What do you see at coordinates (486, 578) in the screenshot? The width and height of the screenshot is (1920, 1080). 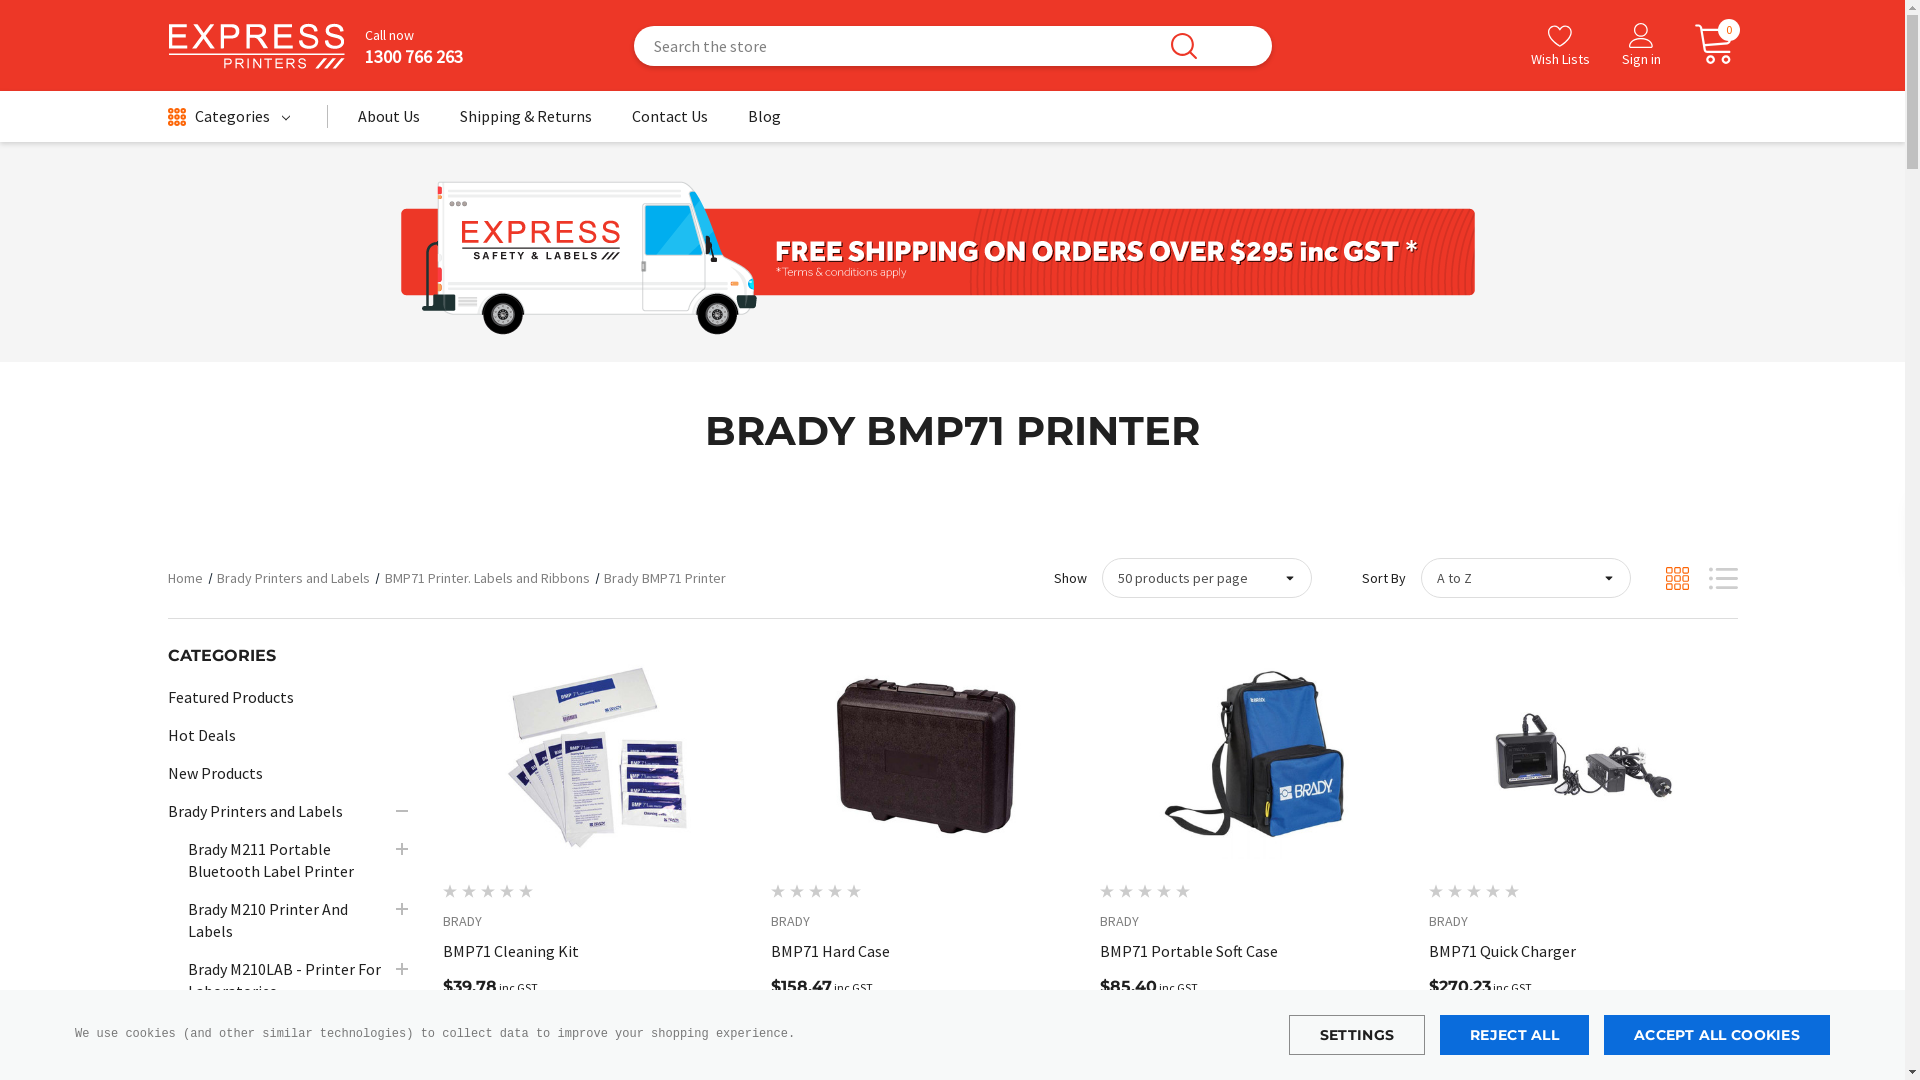 I see `'BMP71 Printer. Labels and Ribbons'` at bounding box center [486, 578].